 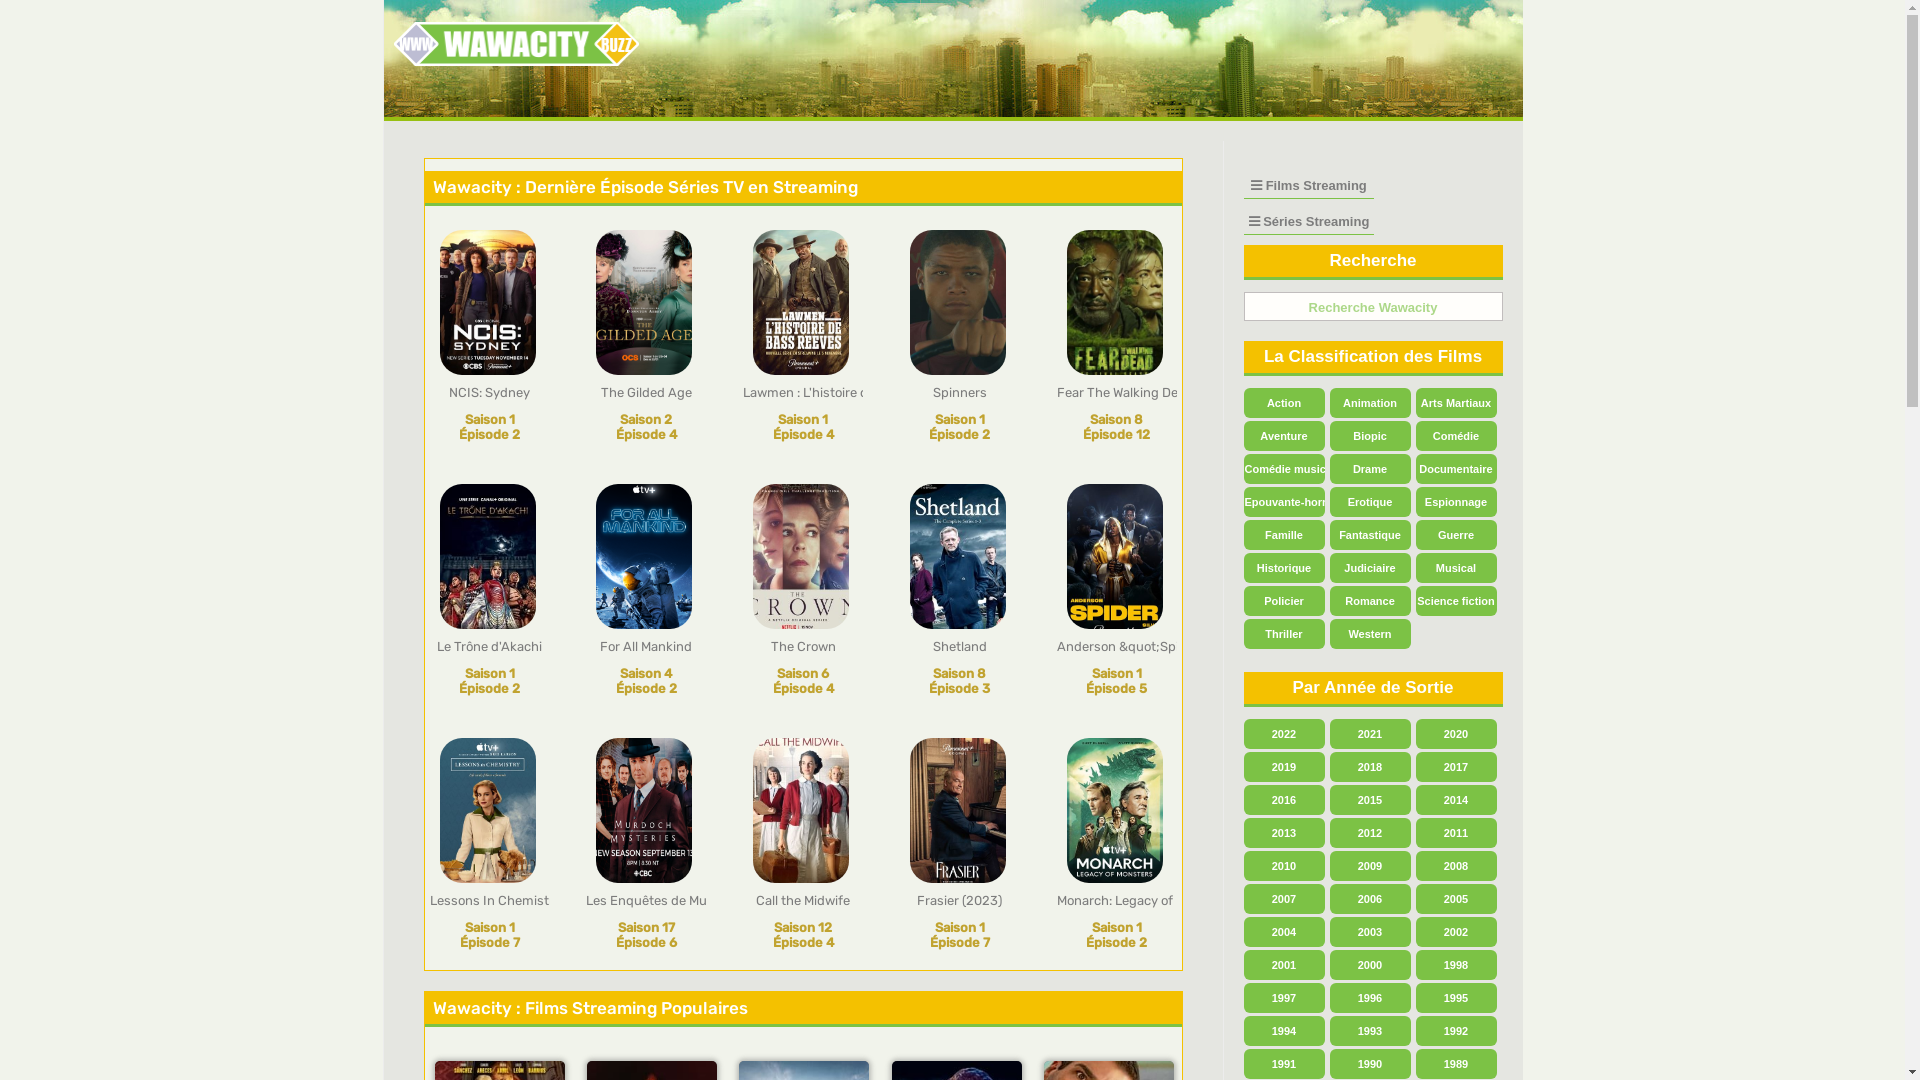 What do you see at coordinates (1369, 932) in the screenshot?
I see `'2003'` at bounding box center [1369, 932].